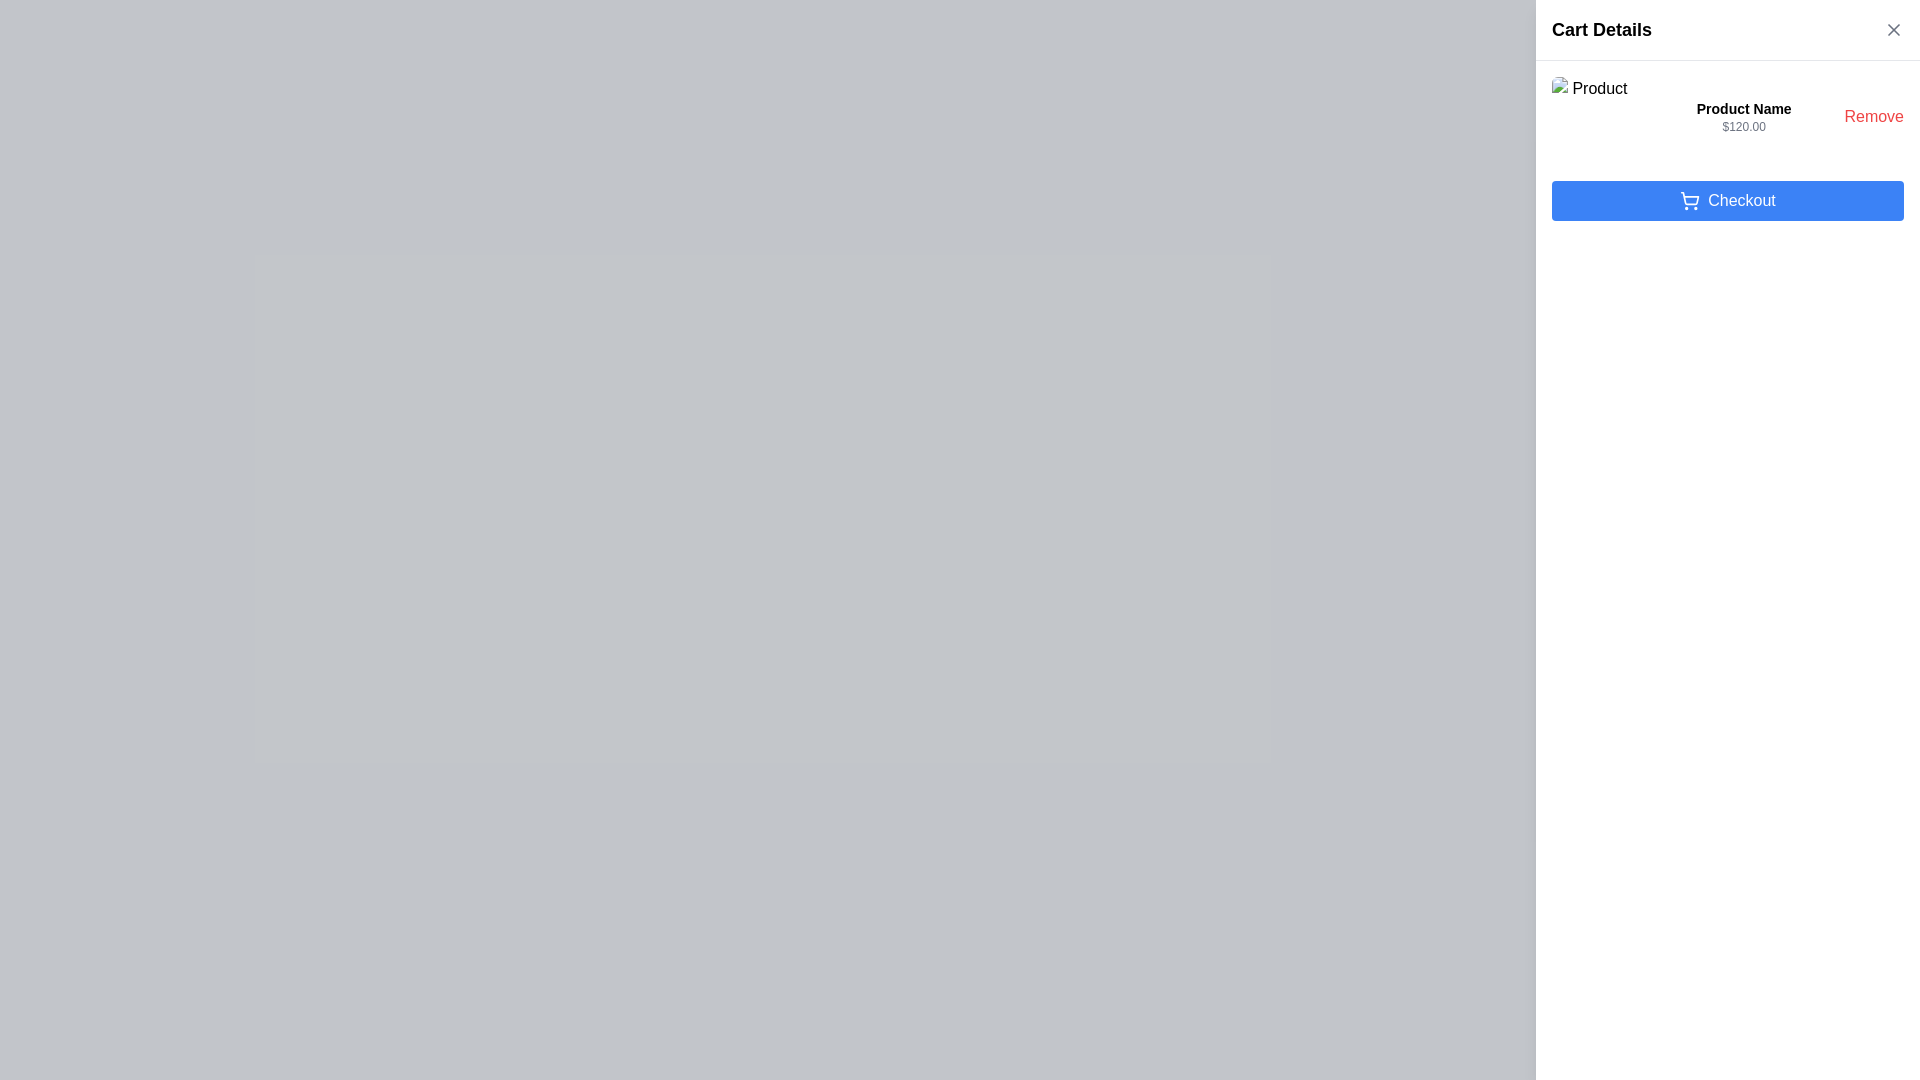 This screenshot has height=1080, width=1920. Describe the element at coordinates (1893, 30) in the screenshot. I see `the close button located at the top-right corner of the interface, next to the 'Cart Details' title` at that location.